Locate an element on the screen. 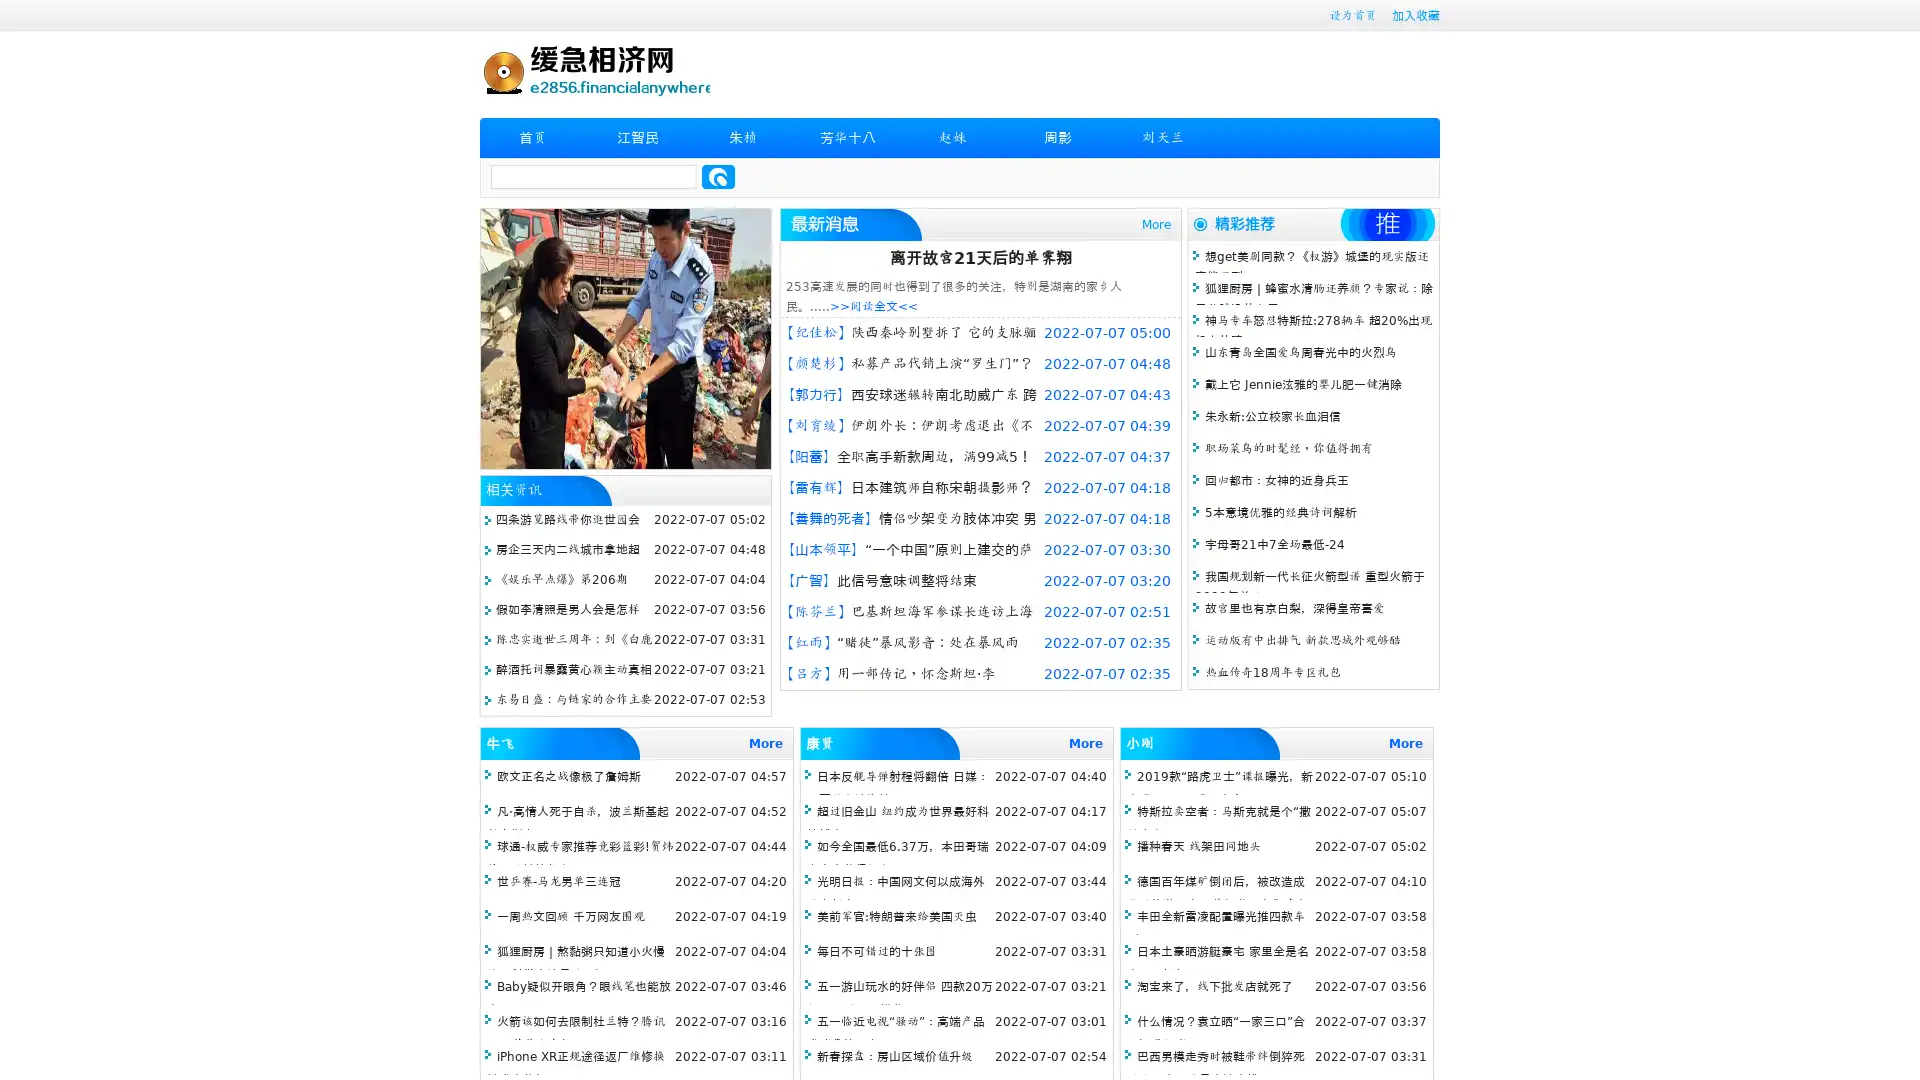  Search is located at coordinates (718, 176).